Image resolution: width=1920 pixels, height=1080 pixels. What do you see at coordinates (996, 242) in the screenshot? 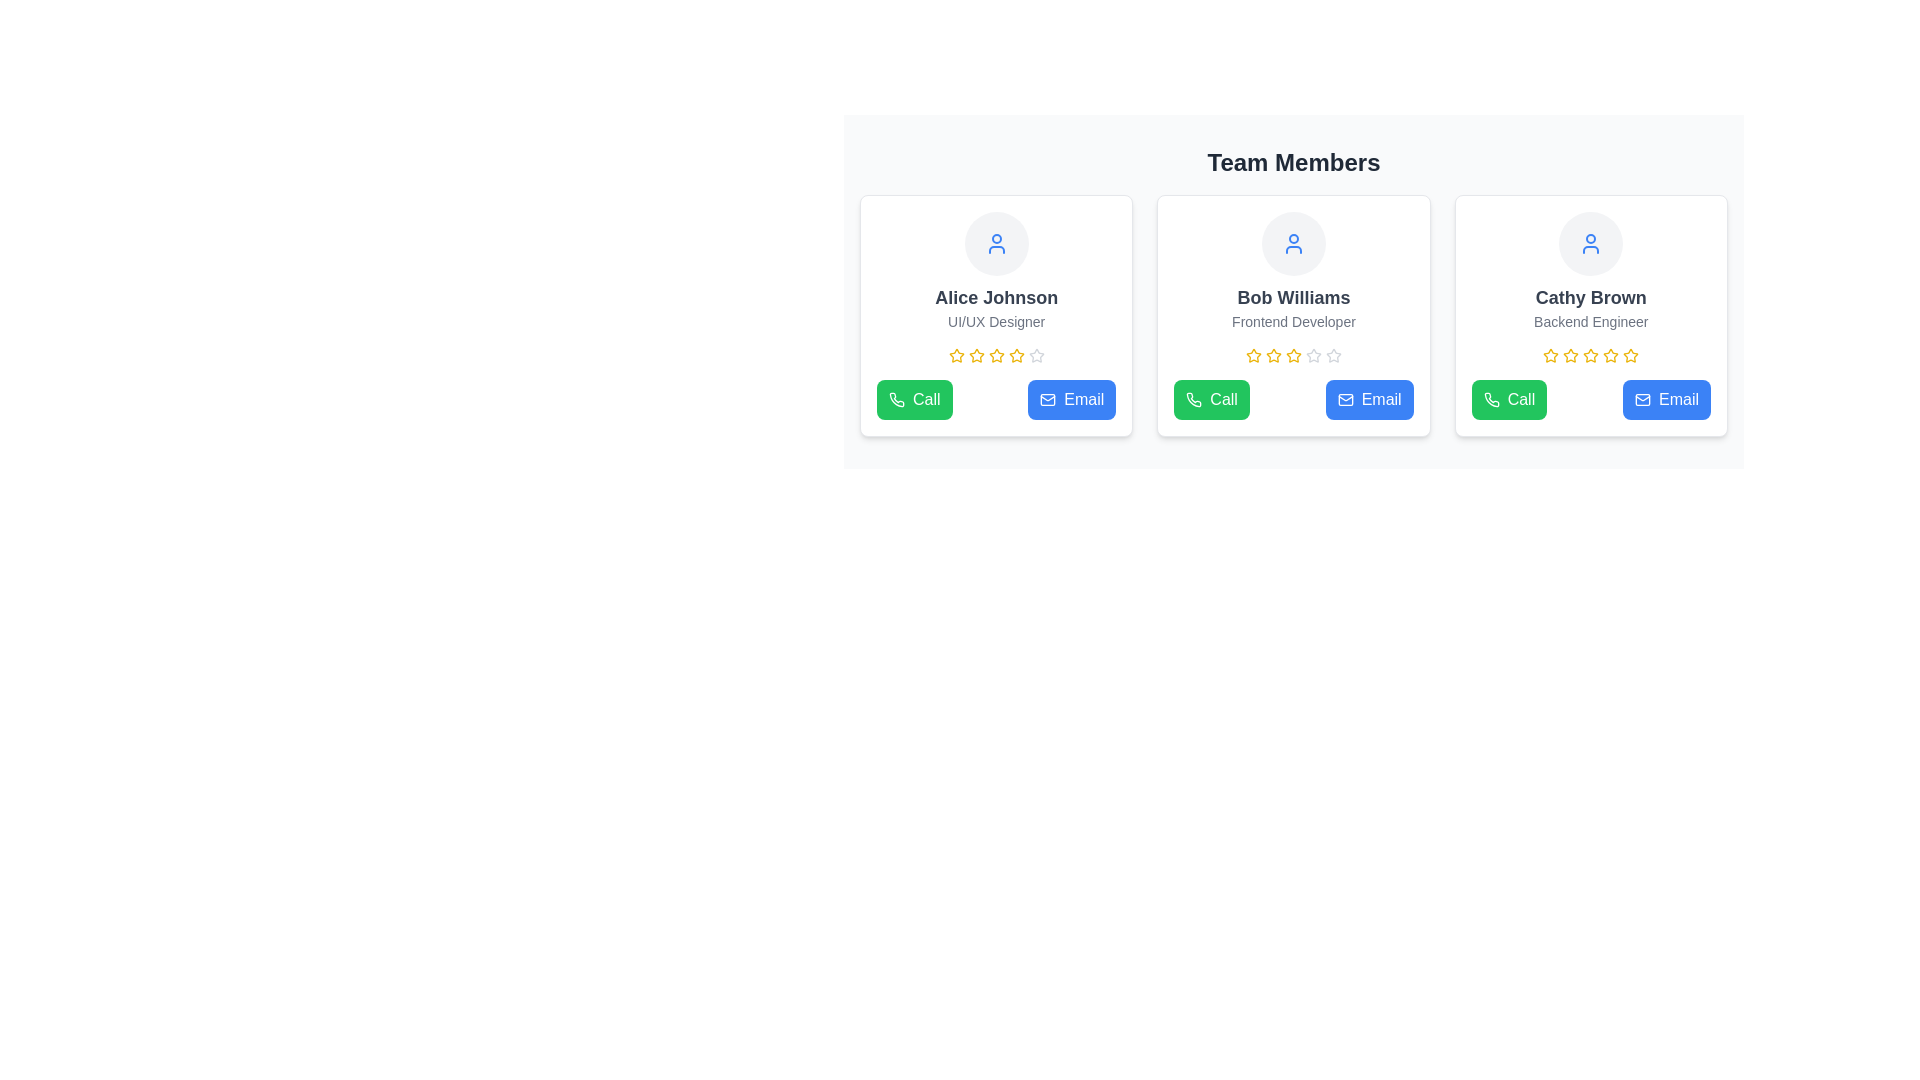
I see `the circular profile avatar icon with a gray background and blue user symbol` at bounding box center [996, 242].